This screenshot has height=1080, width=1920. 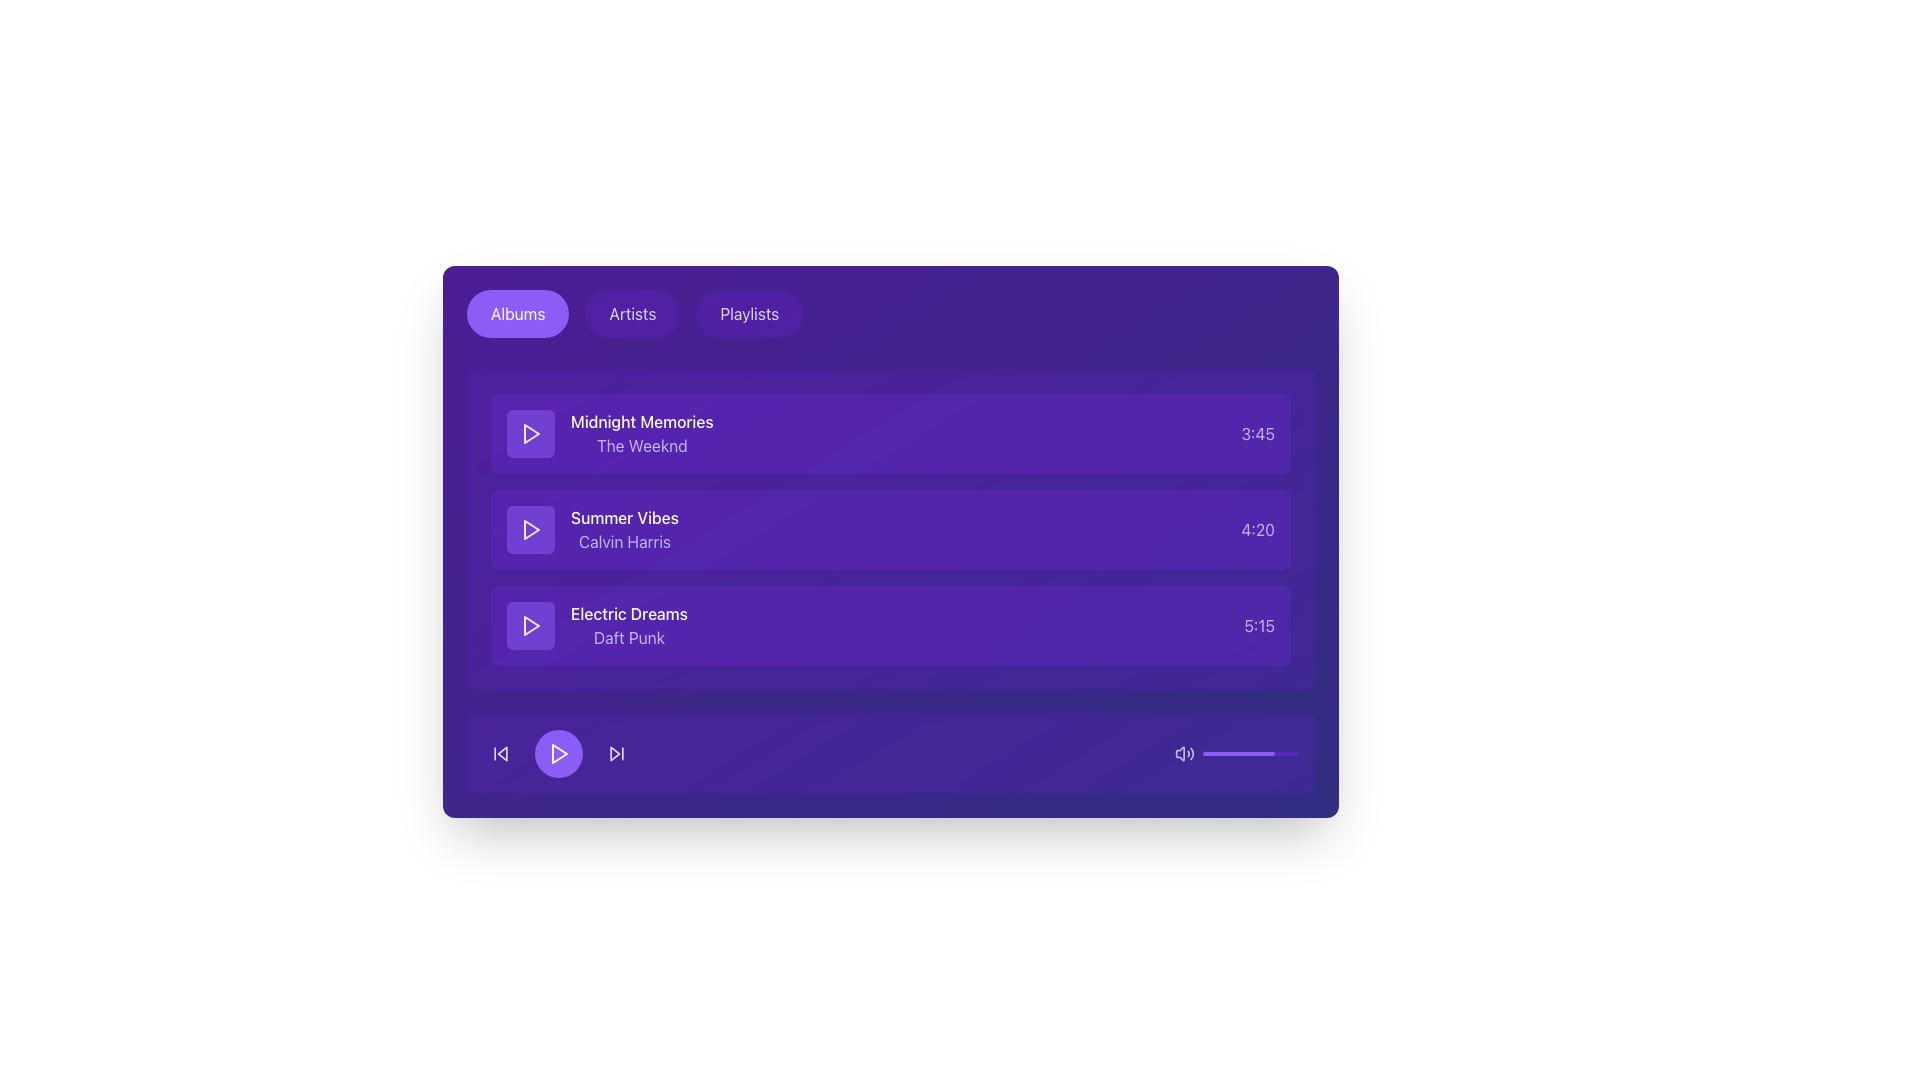 What do you see at coordinates (596, 624) in the screenshot?
I see `the third list item labeled 'Electric Dreams' which features bold white text on a purple background` at bounding box center [596, 624].